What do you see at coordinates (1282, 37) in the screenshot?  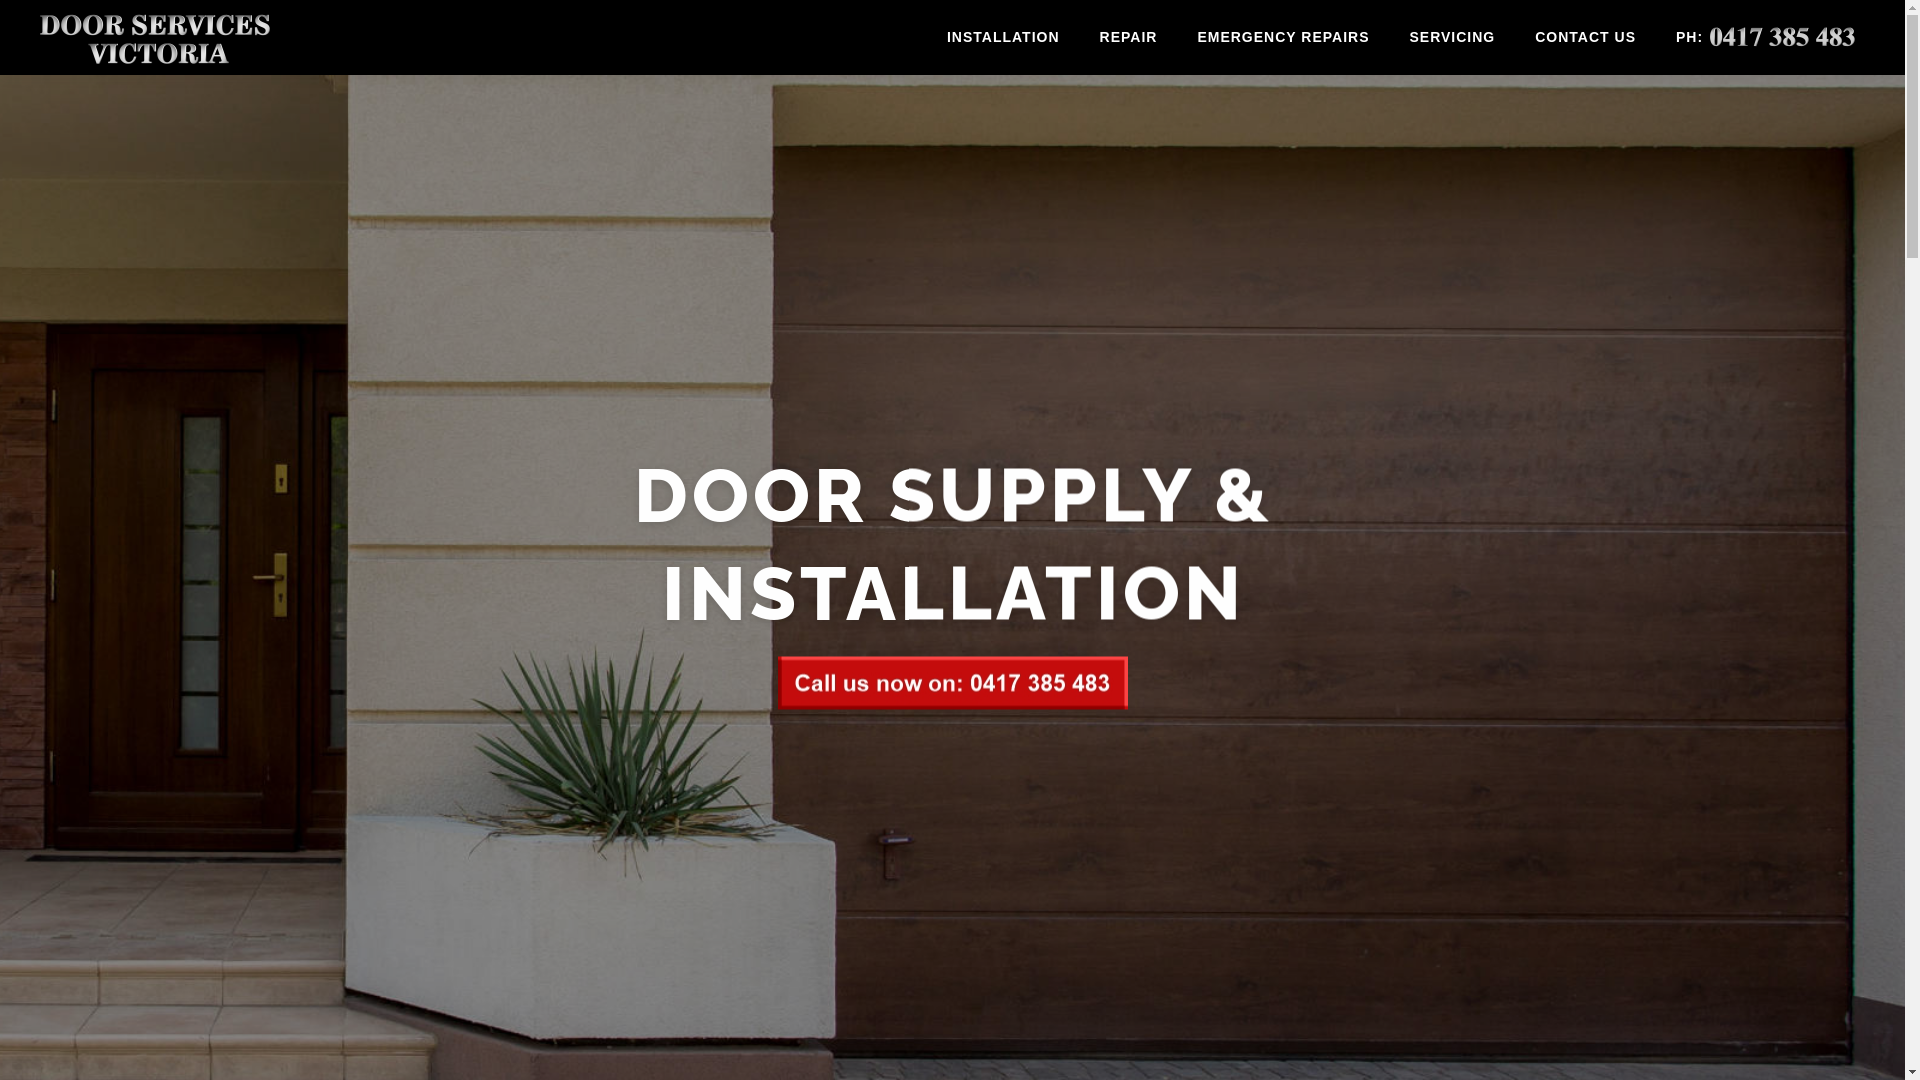 I see `'EMERGENCY REPAIRS'` at bounding box center [1282, 37].